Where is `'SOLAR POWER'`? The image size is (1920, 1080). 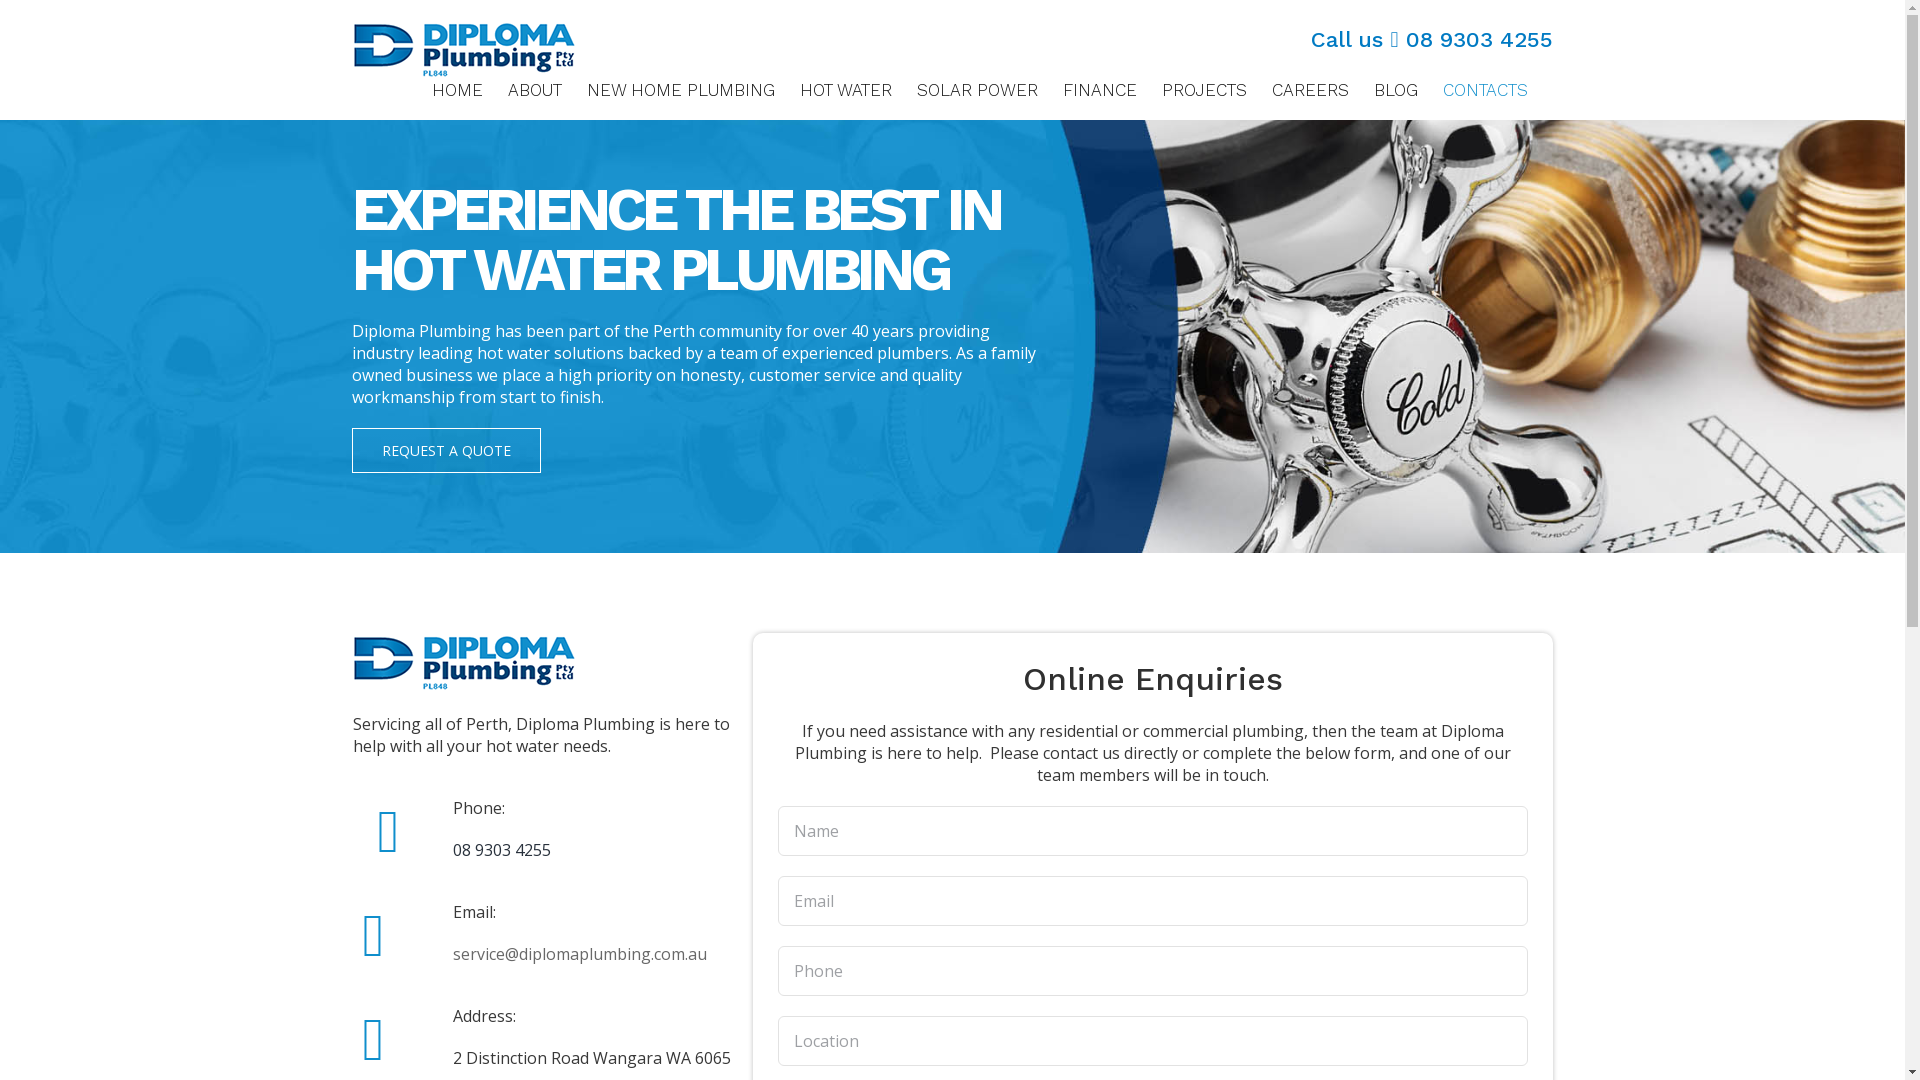 'SOLAR POWER' is located at coordinates (976, 88).